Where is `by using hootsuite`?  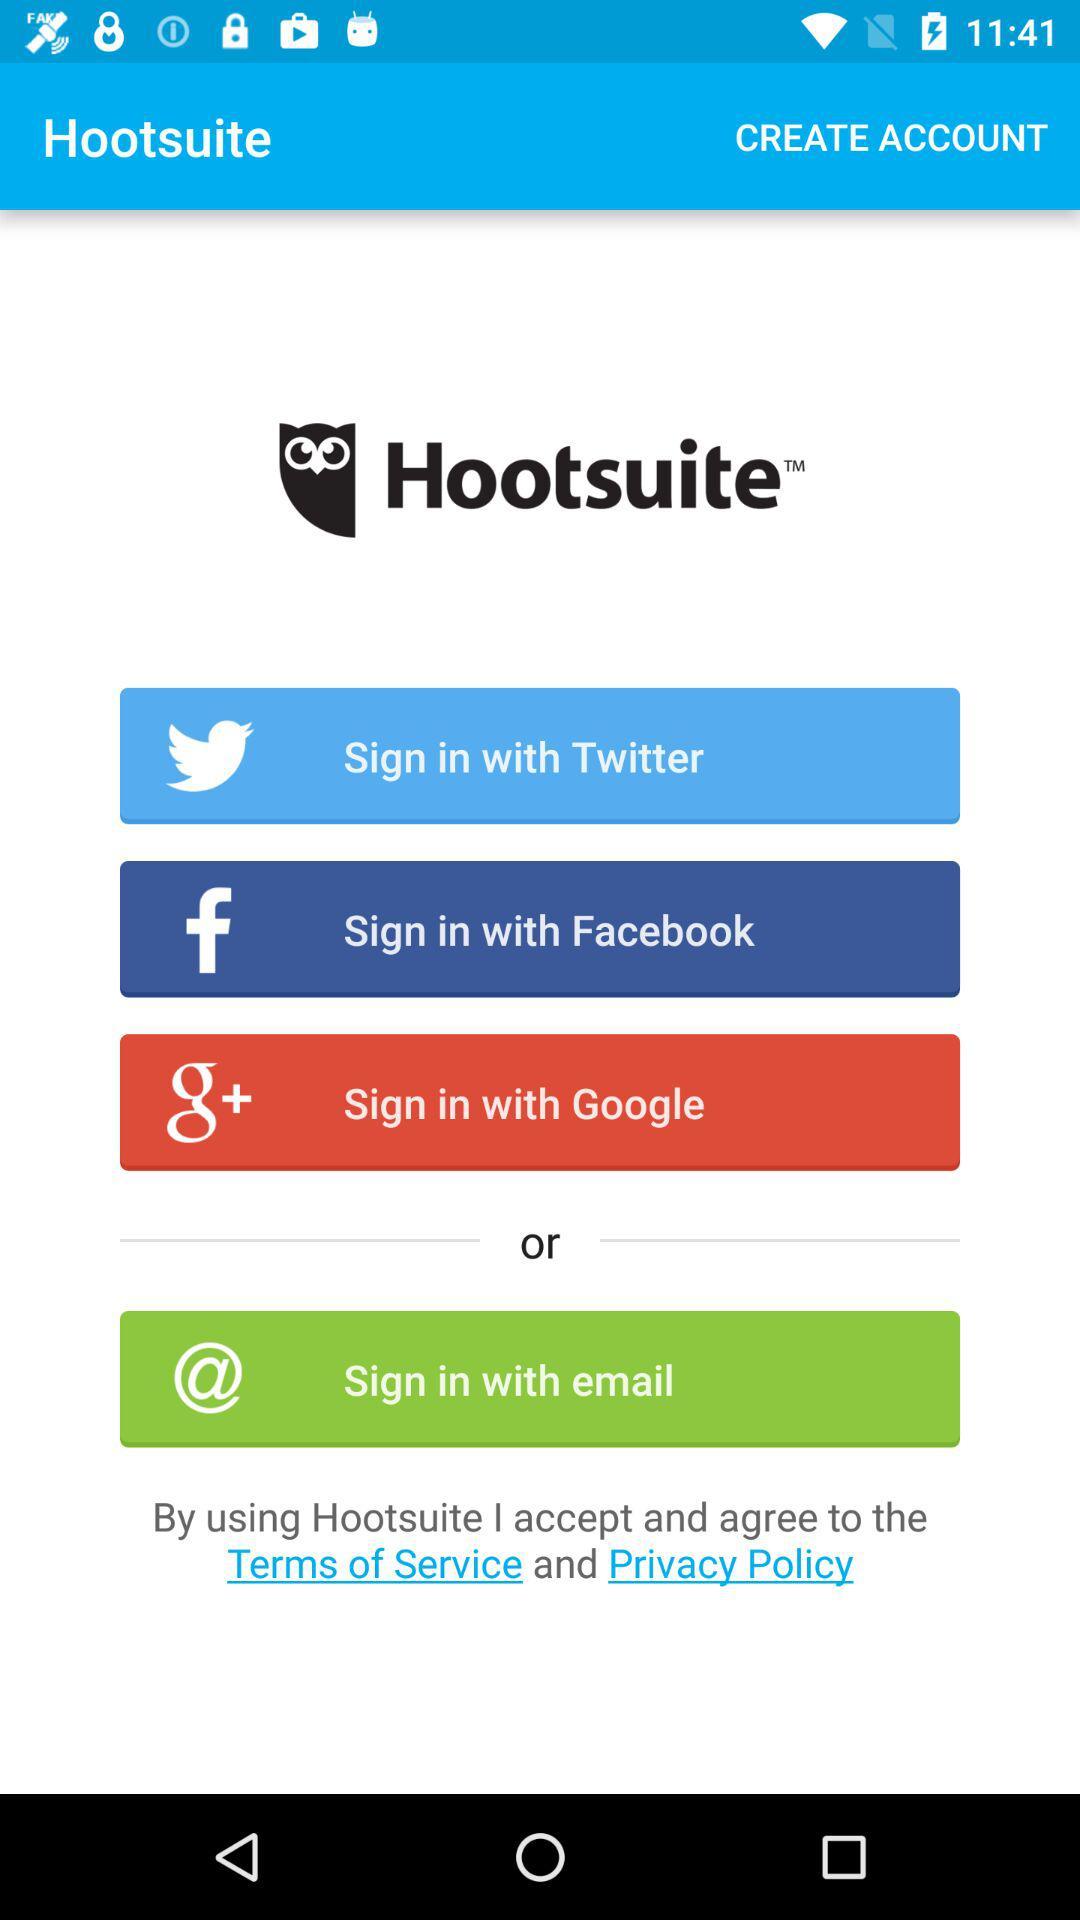 by using hootsuite is located at coordinates (540, 1538).